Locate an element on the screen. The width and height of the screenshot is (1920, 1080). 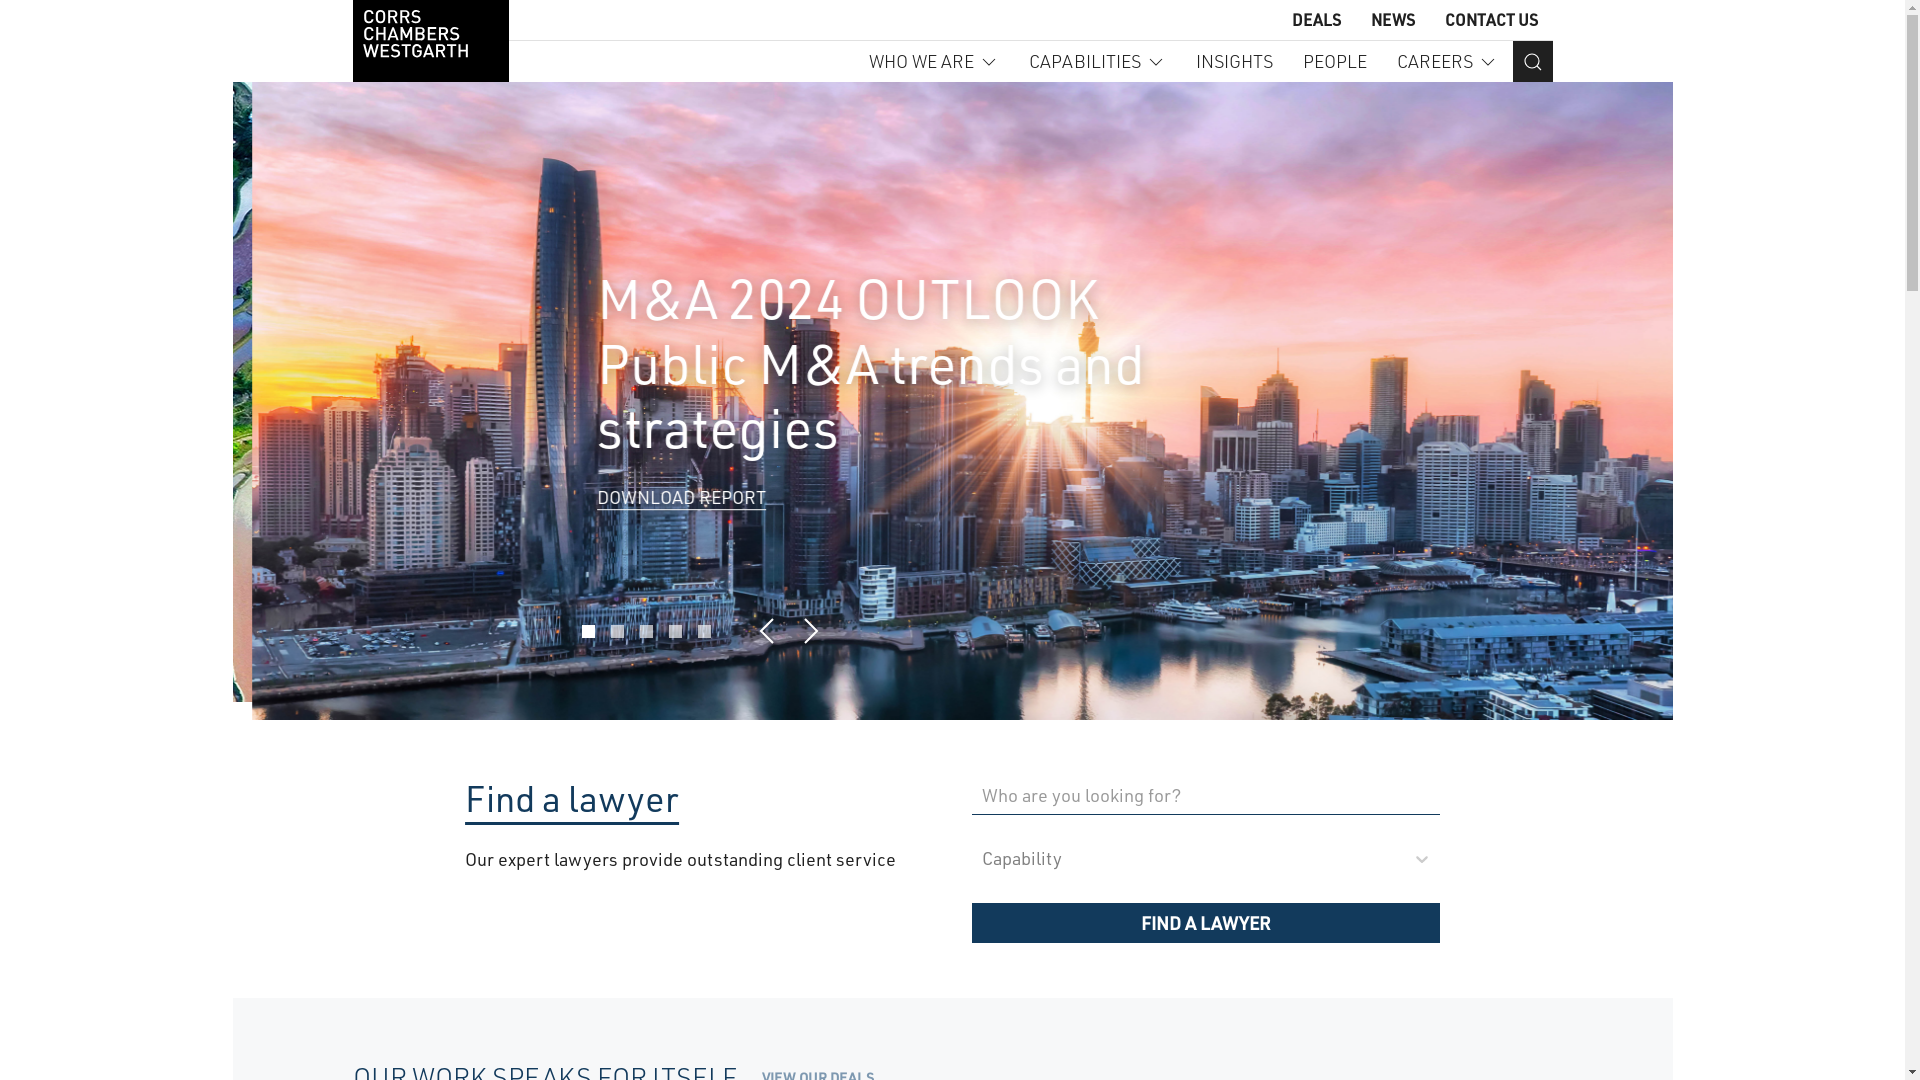
'WHO WE ARE' is located at coordinates (931, 60).